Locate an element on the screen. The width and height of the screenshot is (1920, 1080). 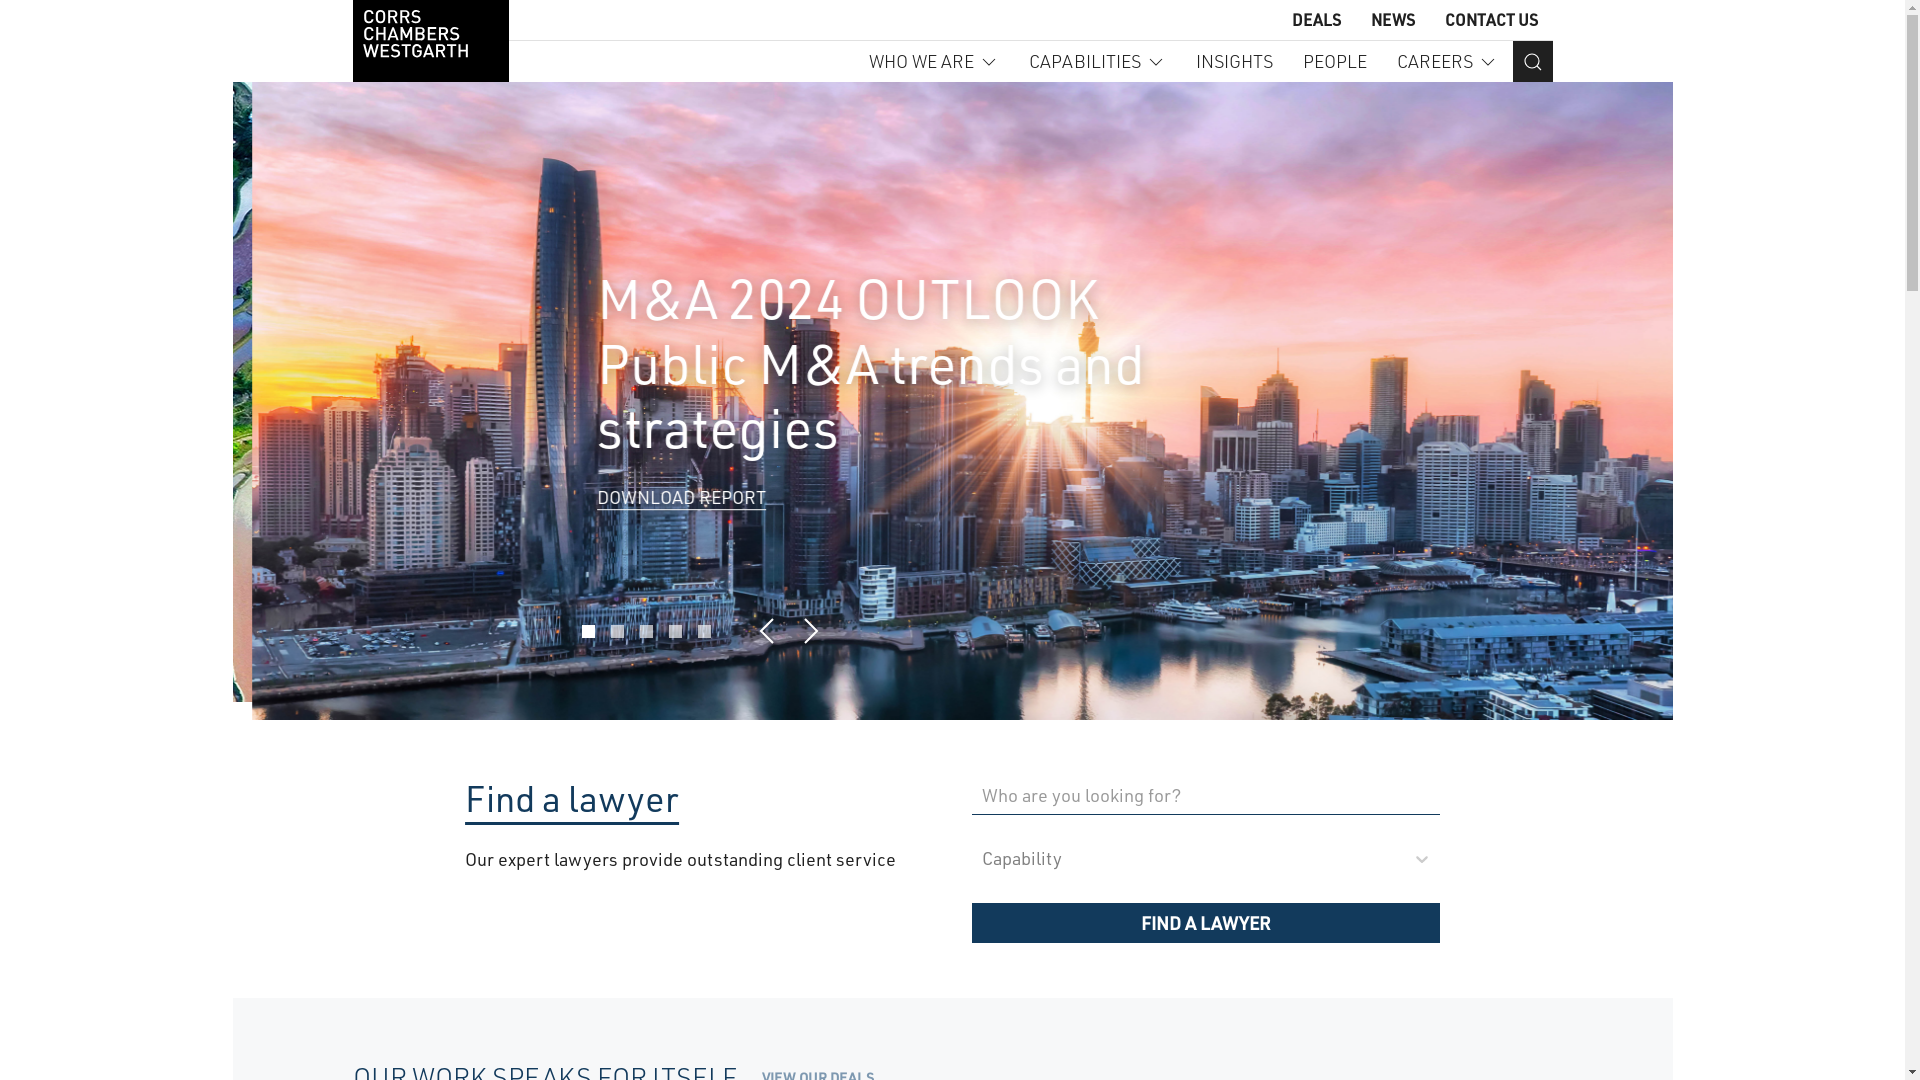
'WHO WE ARE' is located at coordinates (931, 60).